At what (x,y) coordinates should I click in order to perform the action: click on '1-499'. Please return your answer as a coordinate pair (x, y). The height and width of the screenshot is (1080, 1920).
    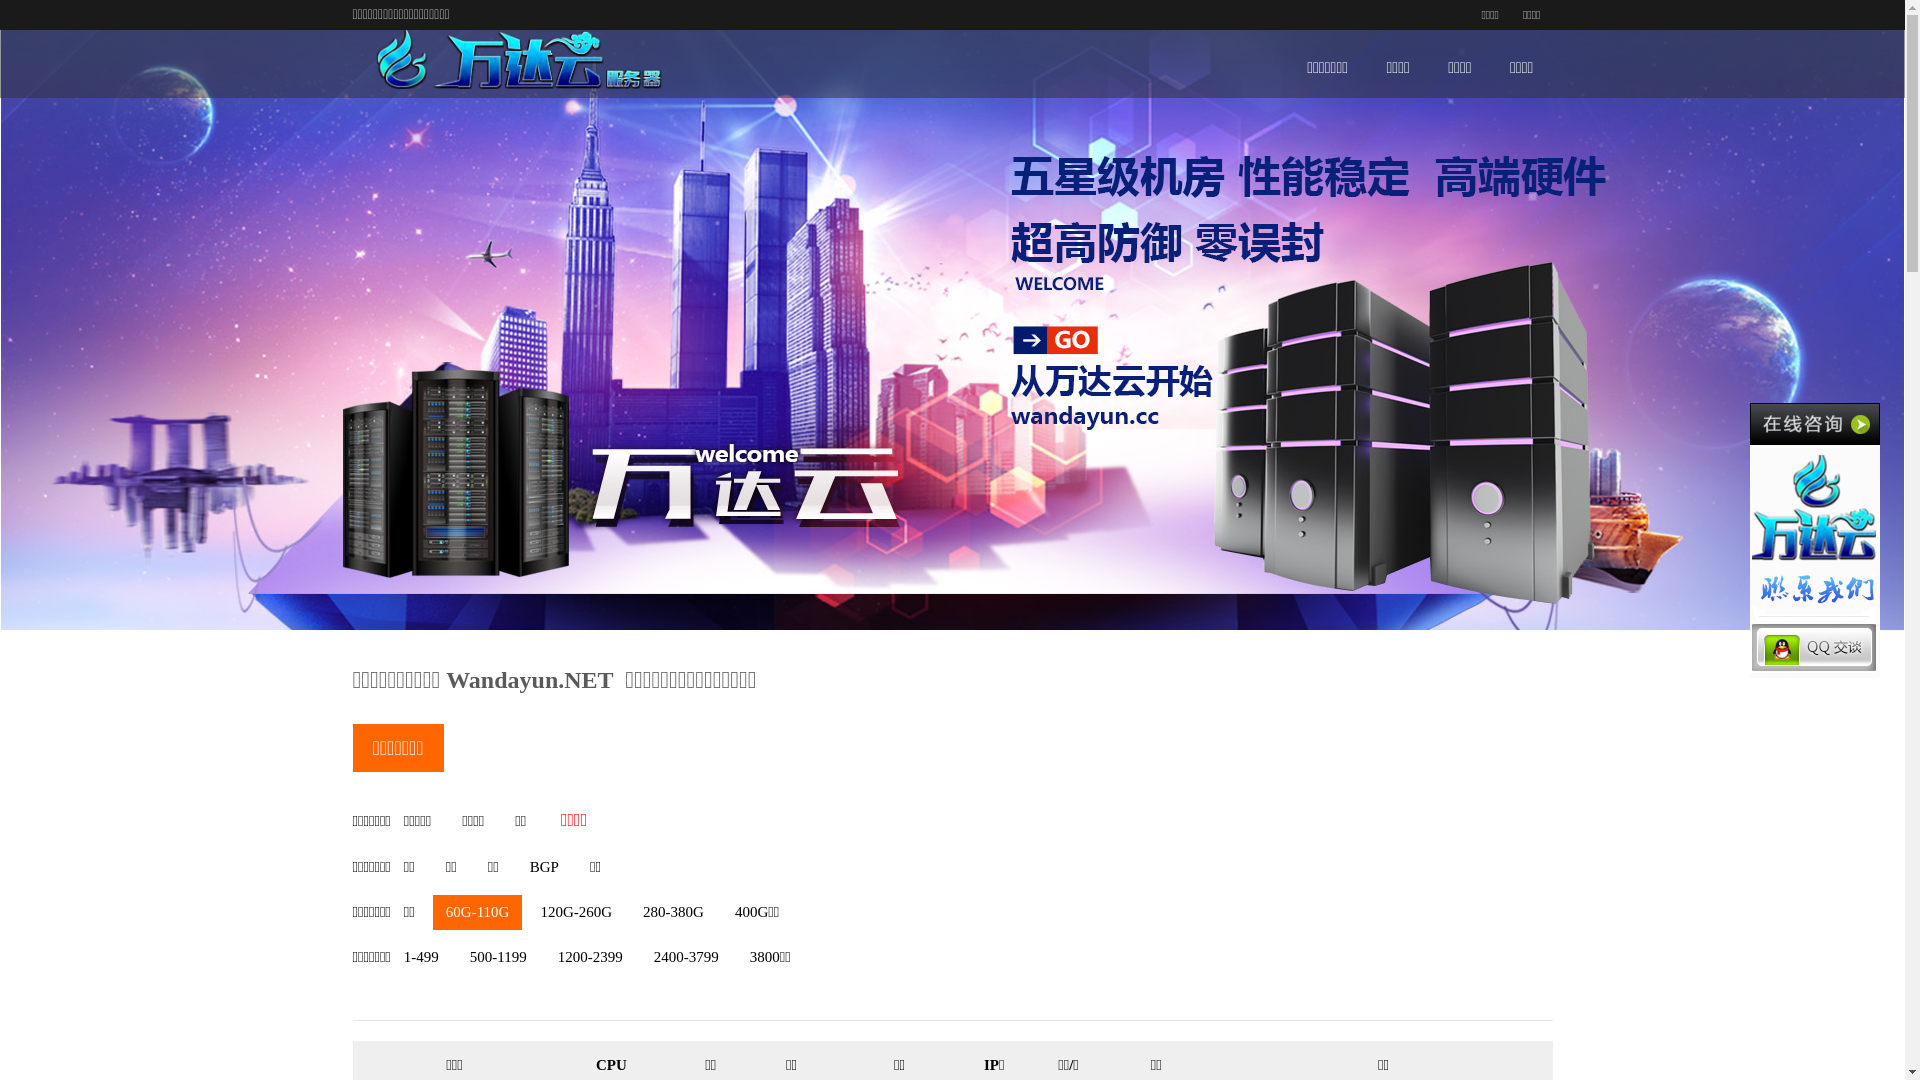
    Looking at the image, I should click on (420, 956).